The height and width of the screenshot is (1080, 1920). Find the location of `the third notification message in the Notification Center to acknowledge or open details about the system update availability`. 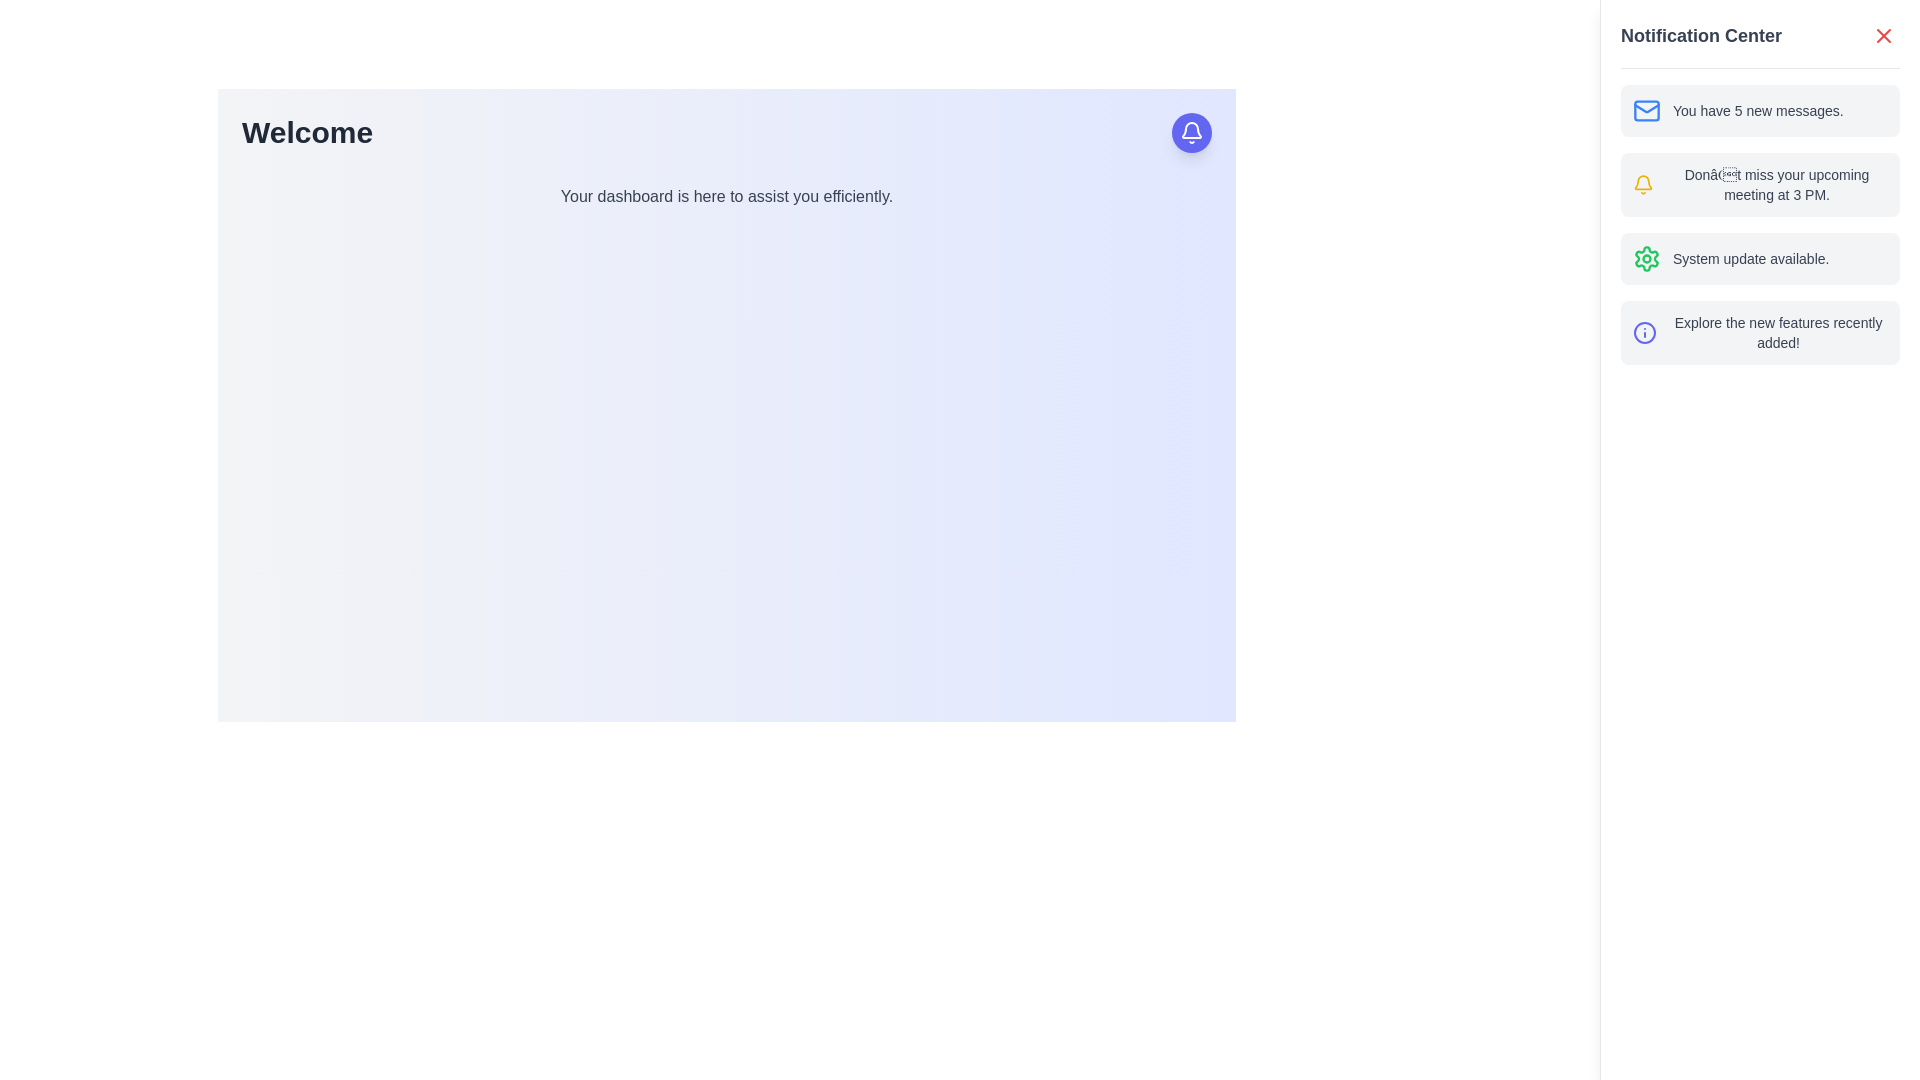

the third notification message in the Notification Center to acknowledge or open details about the system update availability is located at coordinates (1760, 257).